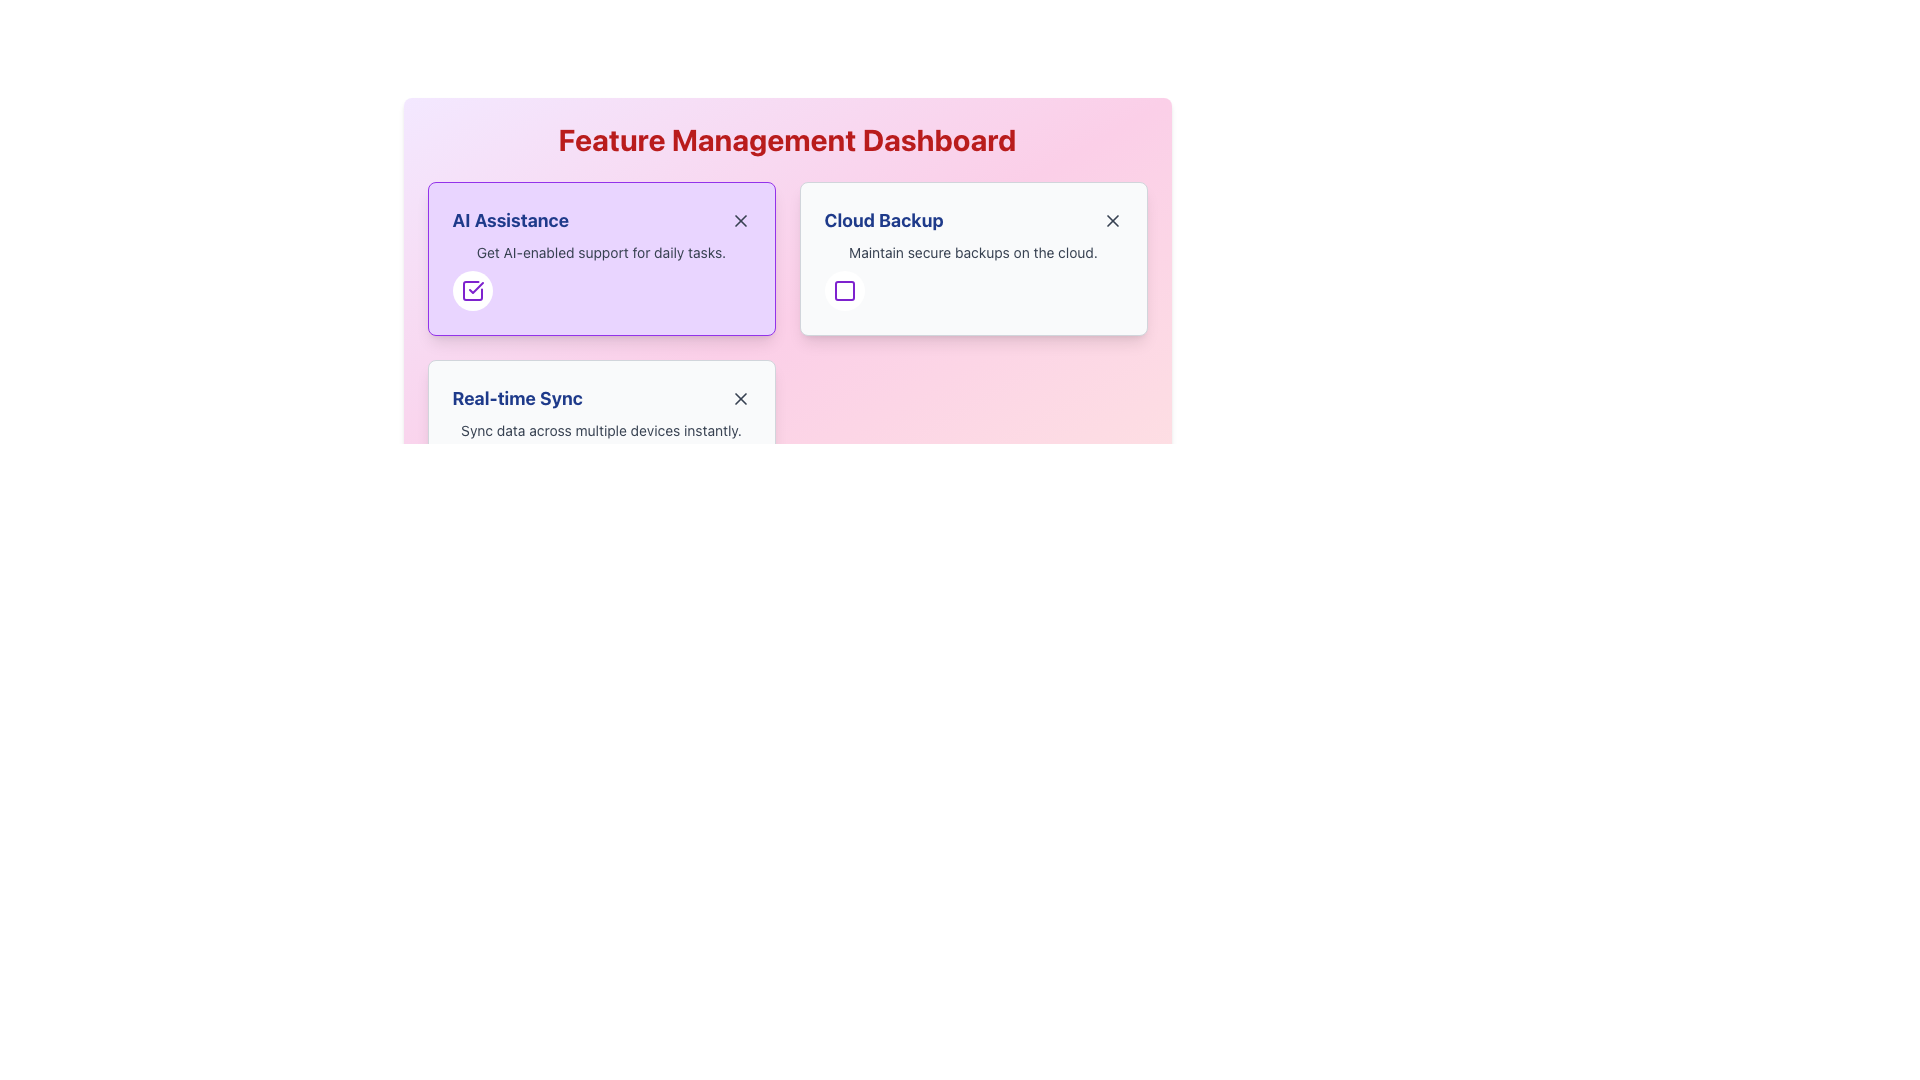 The height and width of the screenshot is (1080, 1920). Describe the element at coordinates (510, 220) in the screenshot. I see `the 'AI Assistance' text label located in the top-left section of the 'Feature Management Dashboard' card` at that location.